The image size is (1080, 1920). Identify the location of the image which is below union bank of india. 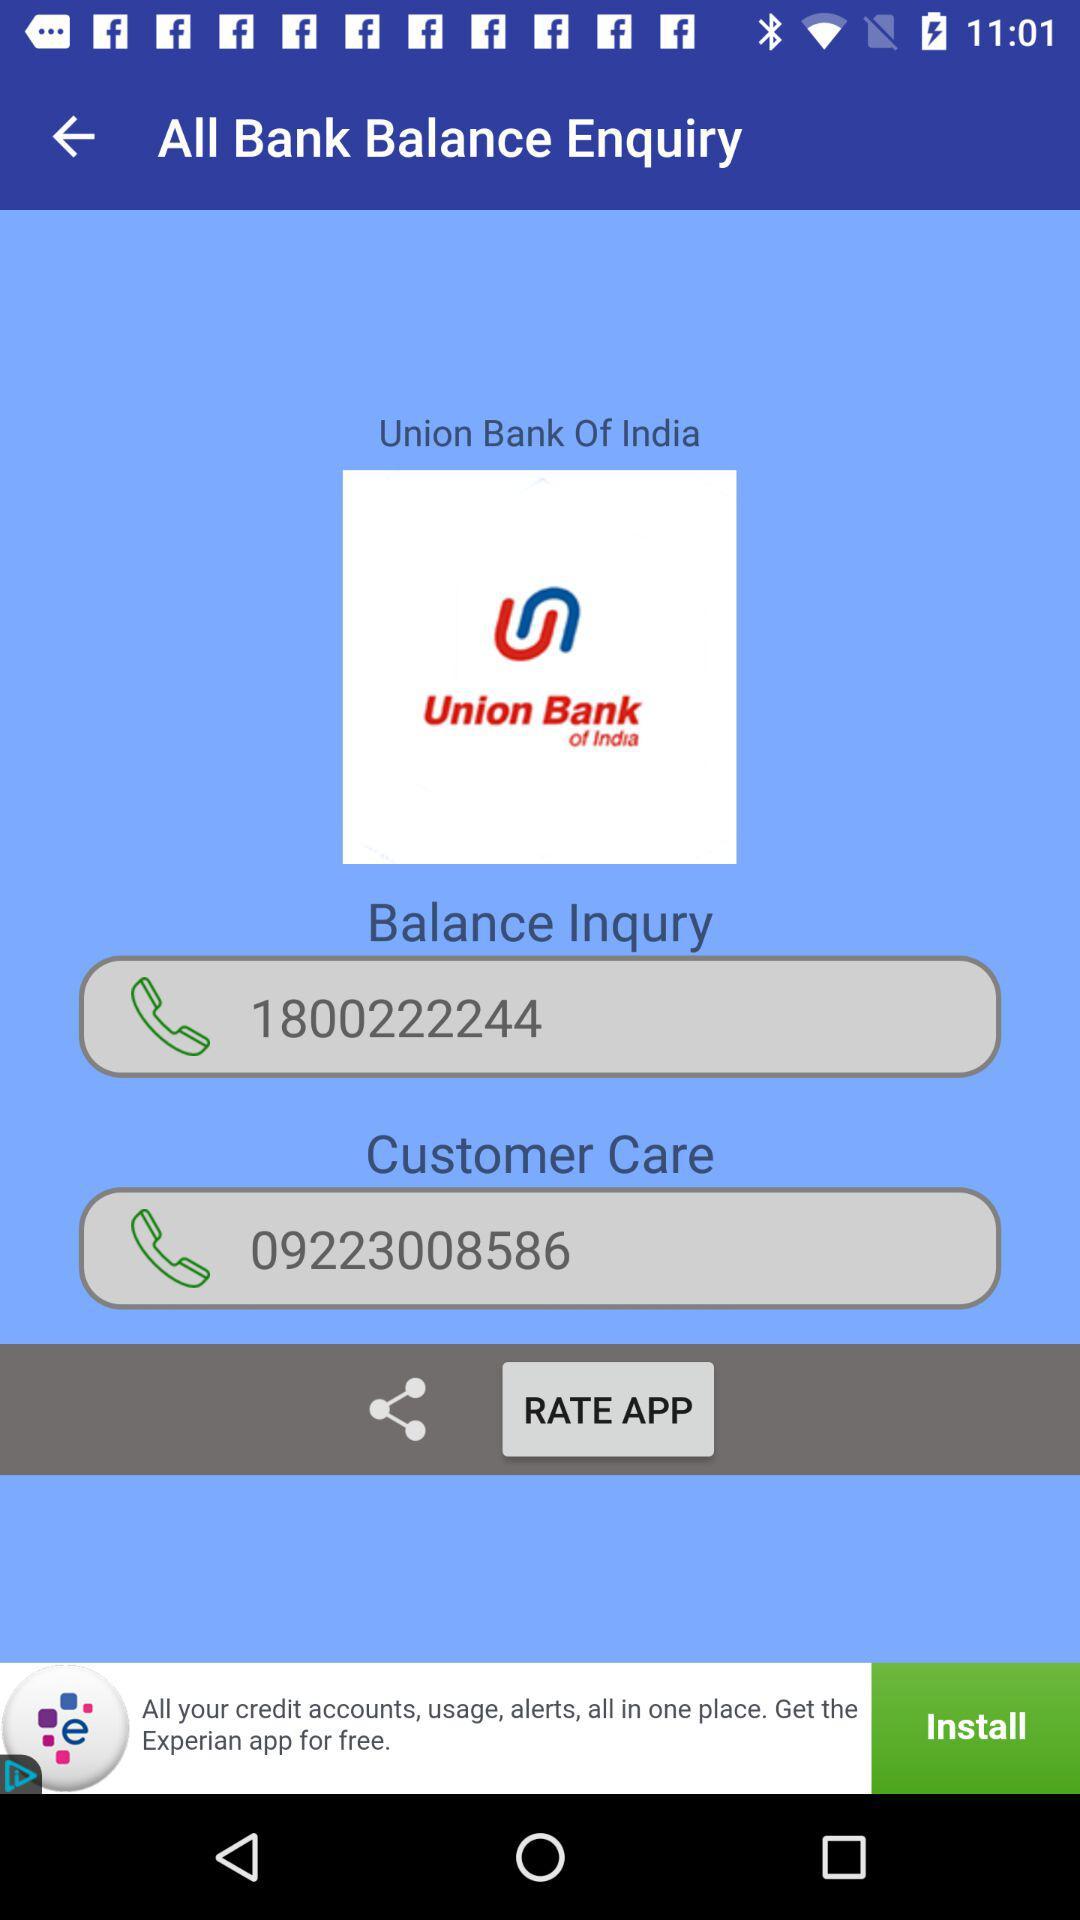
(540, 667).